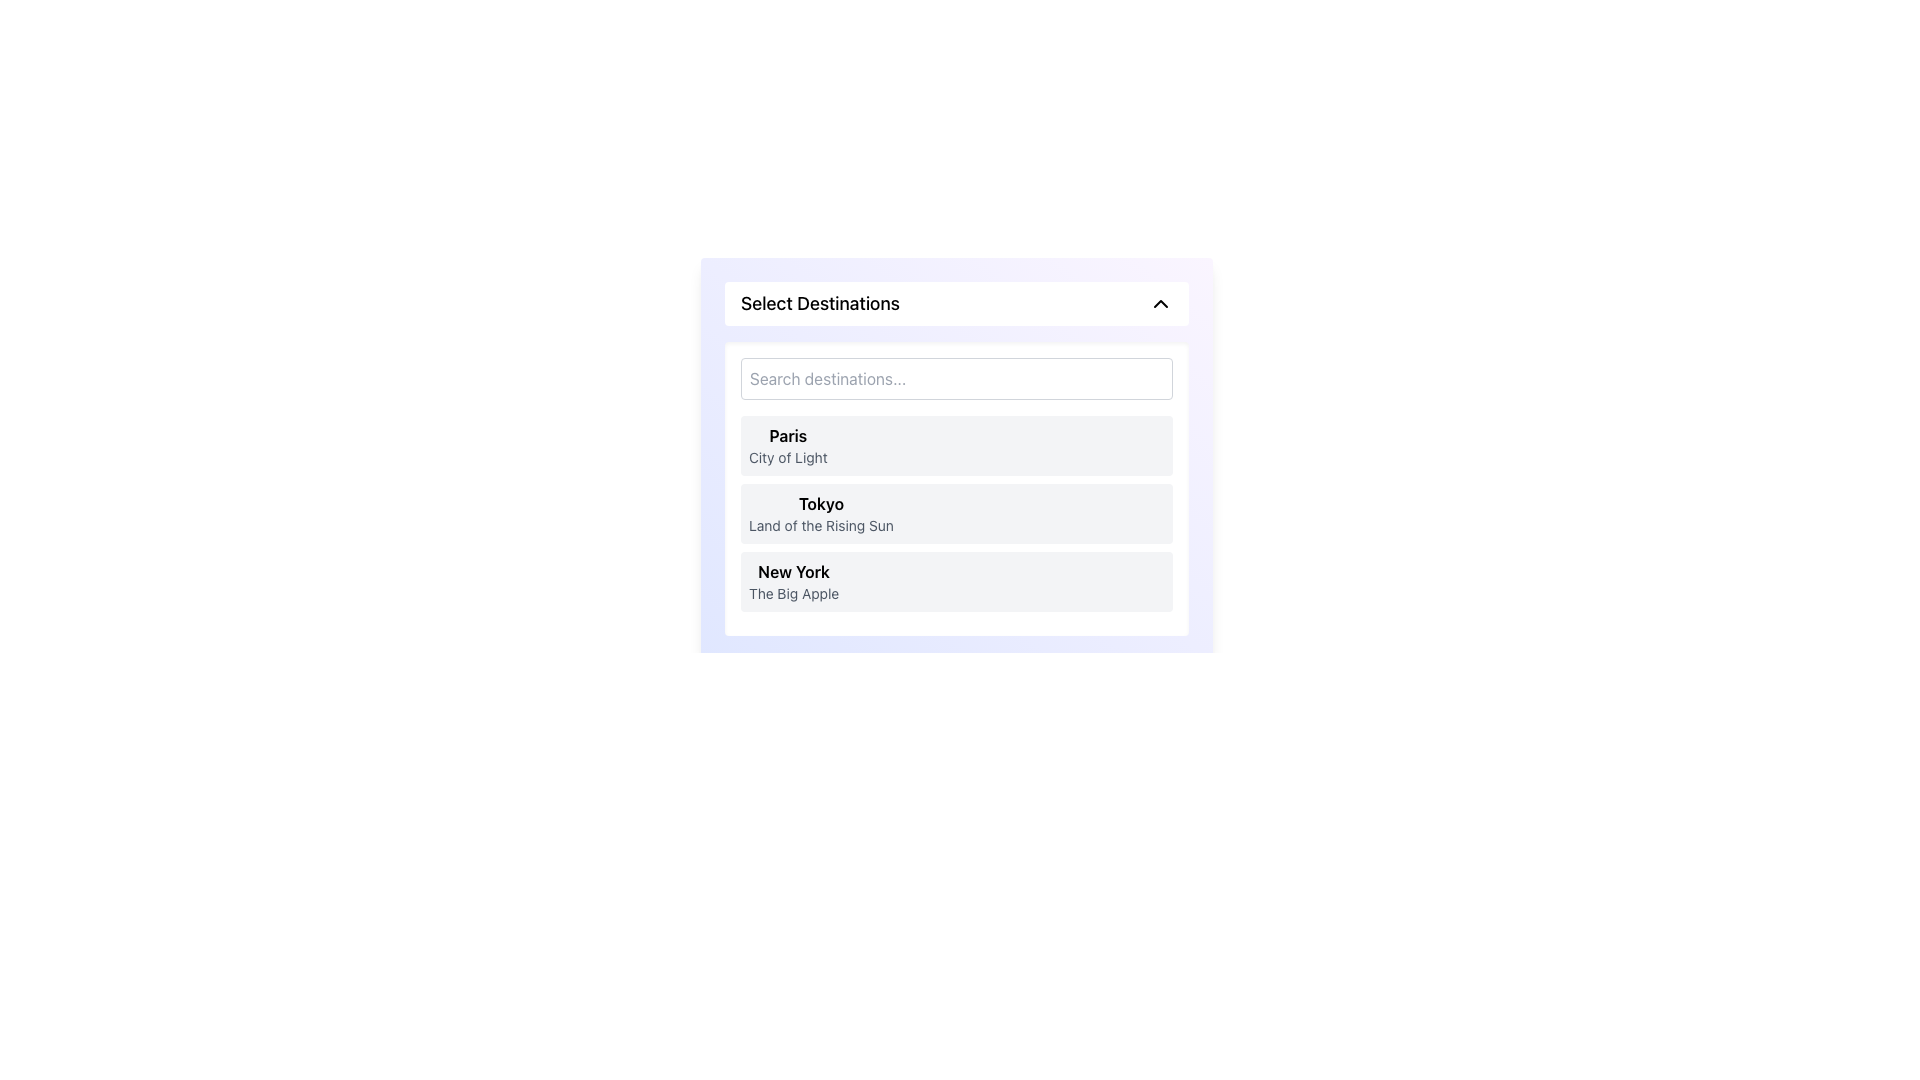 This screenshot has height=1080, width=1920. What do you see at coordinates (793, 593) in the screenshot?
I see `text content 'The Big Apple' displayed in gray color, positioned under 'New York' in the dropdown list` at bounding box center [793, 593].